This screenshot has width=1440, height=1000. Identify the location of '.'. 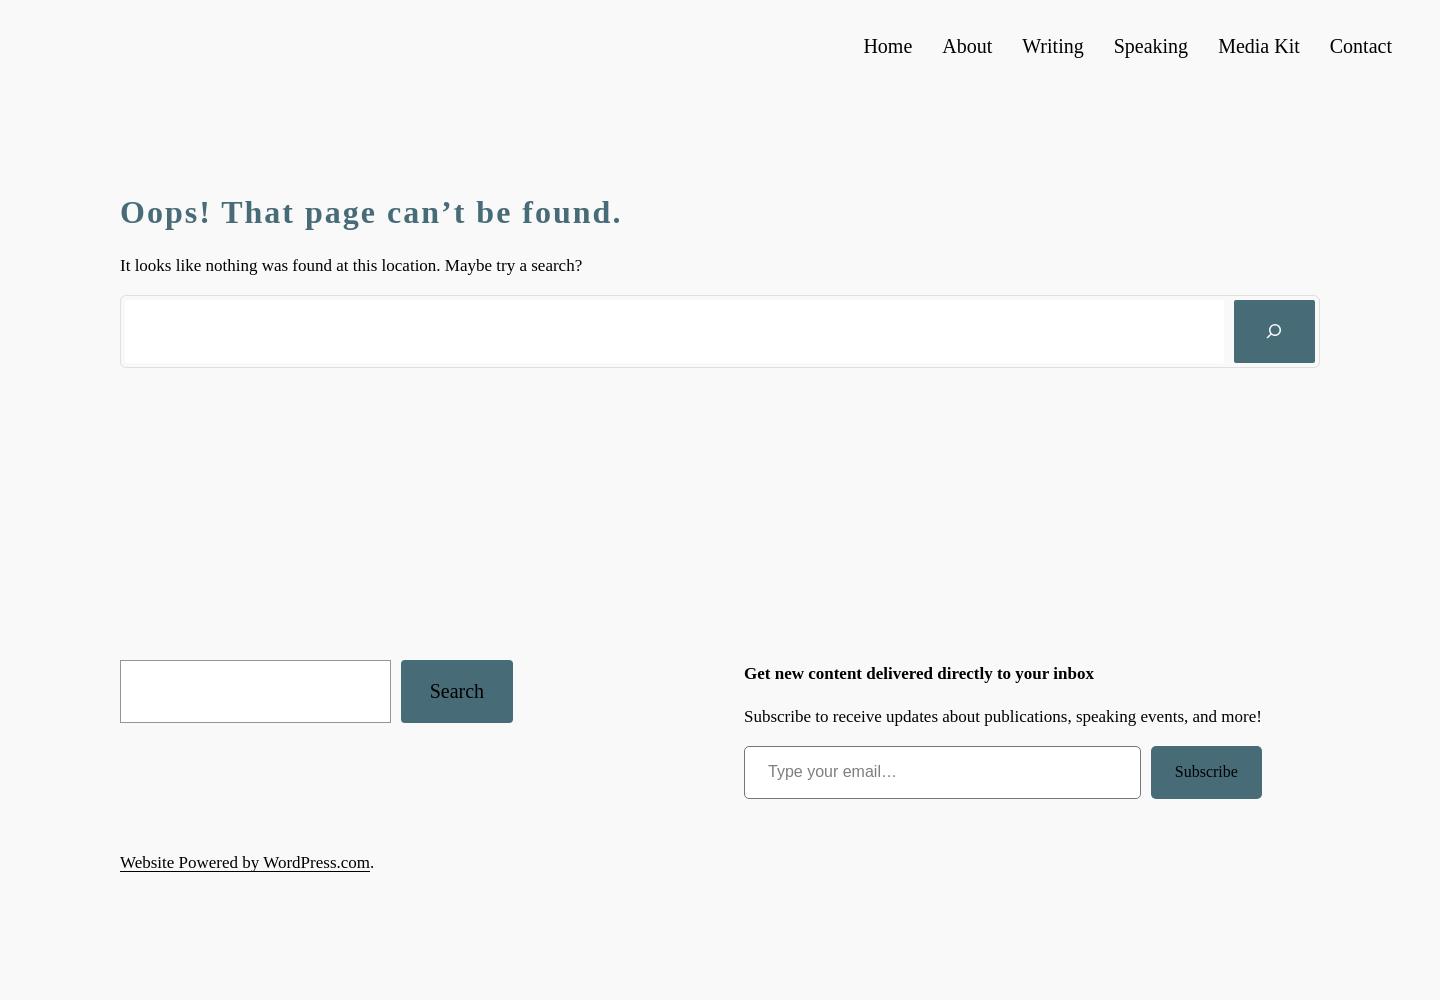
(370, 861).